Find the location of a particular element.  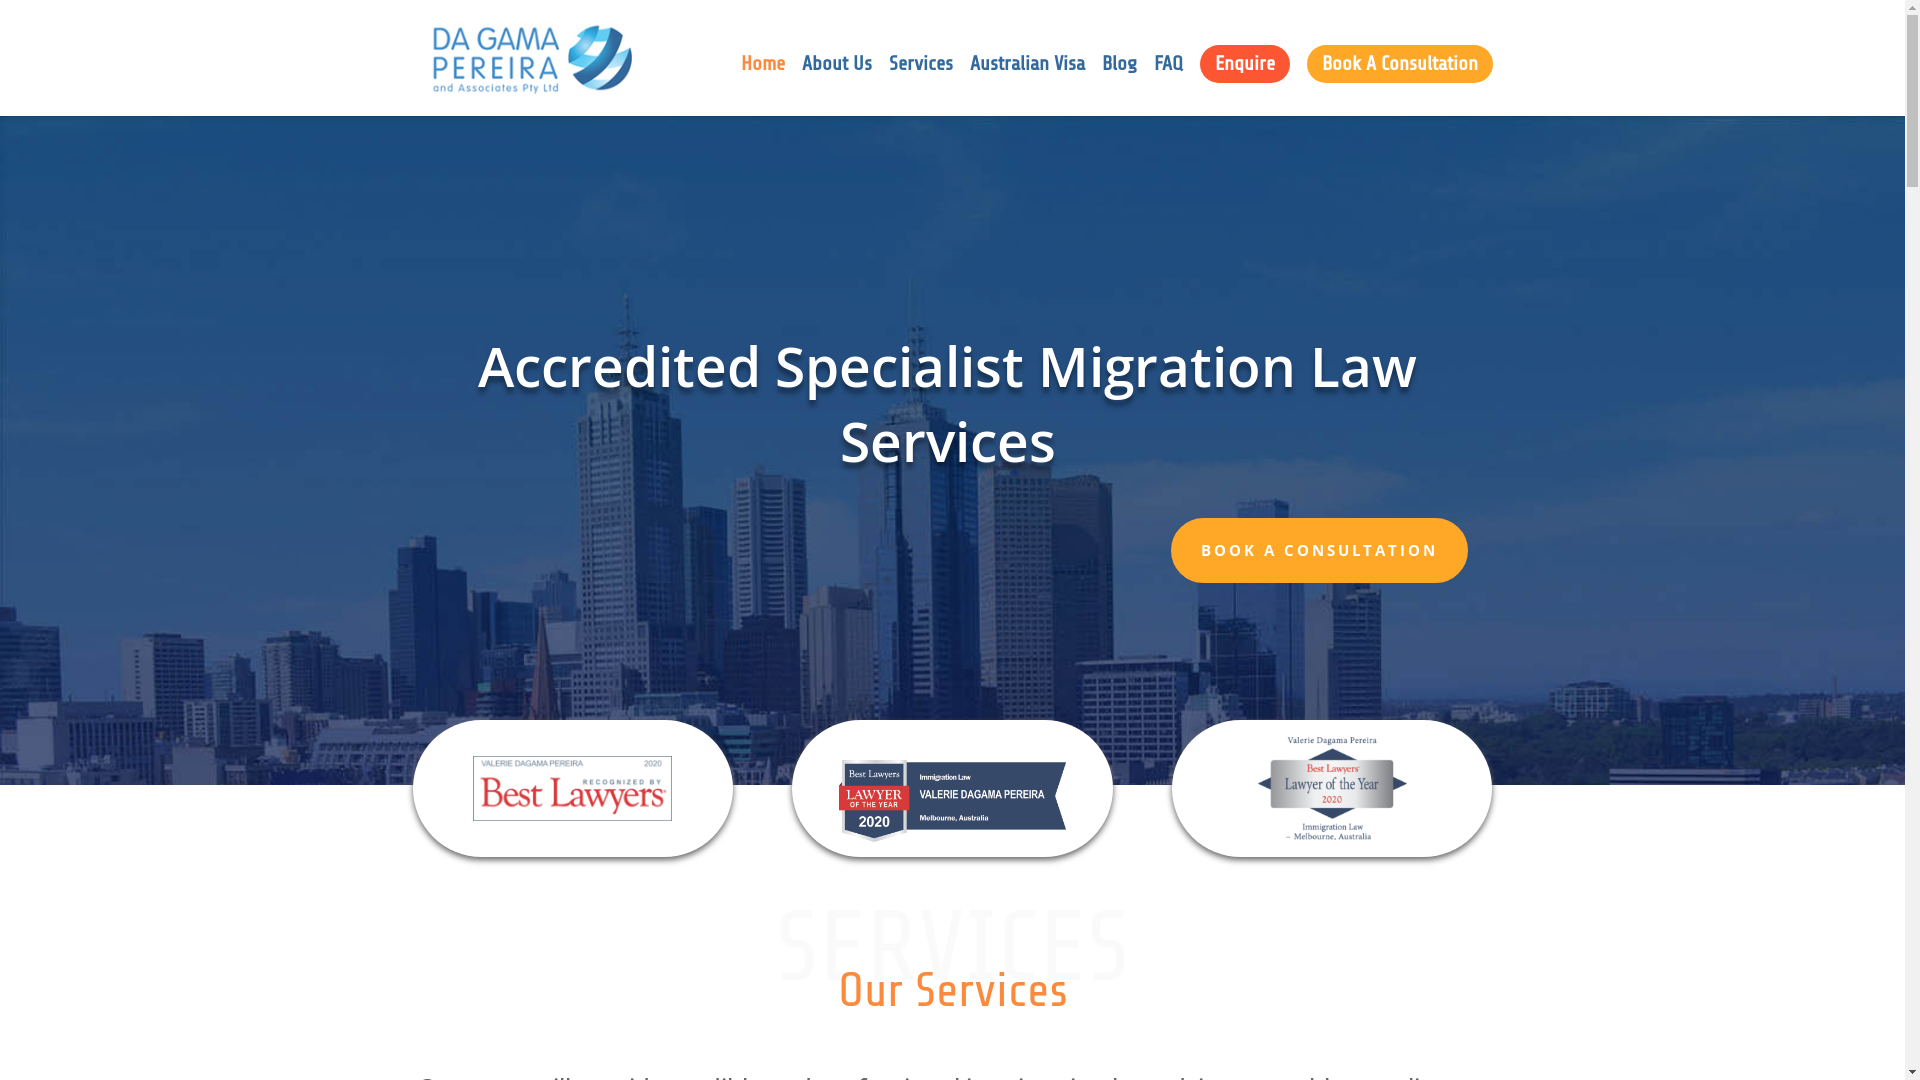

'FAQ' is located at coordinates (1168, 85).